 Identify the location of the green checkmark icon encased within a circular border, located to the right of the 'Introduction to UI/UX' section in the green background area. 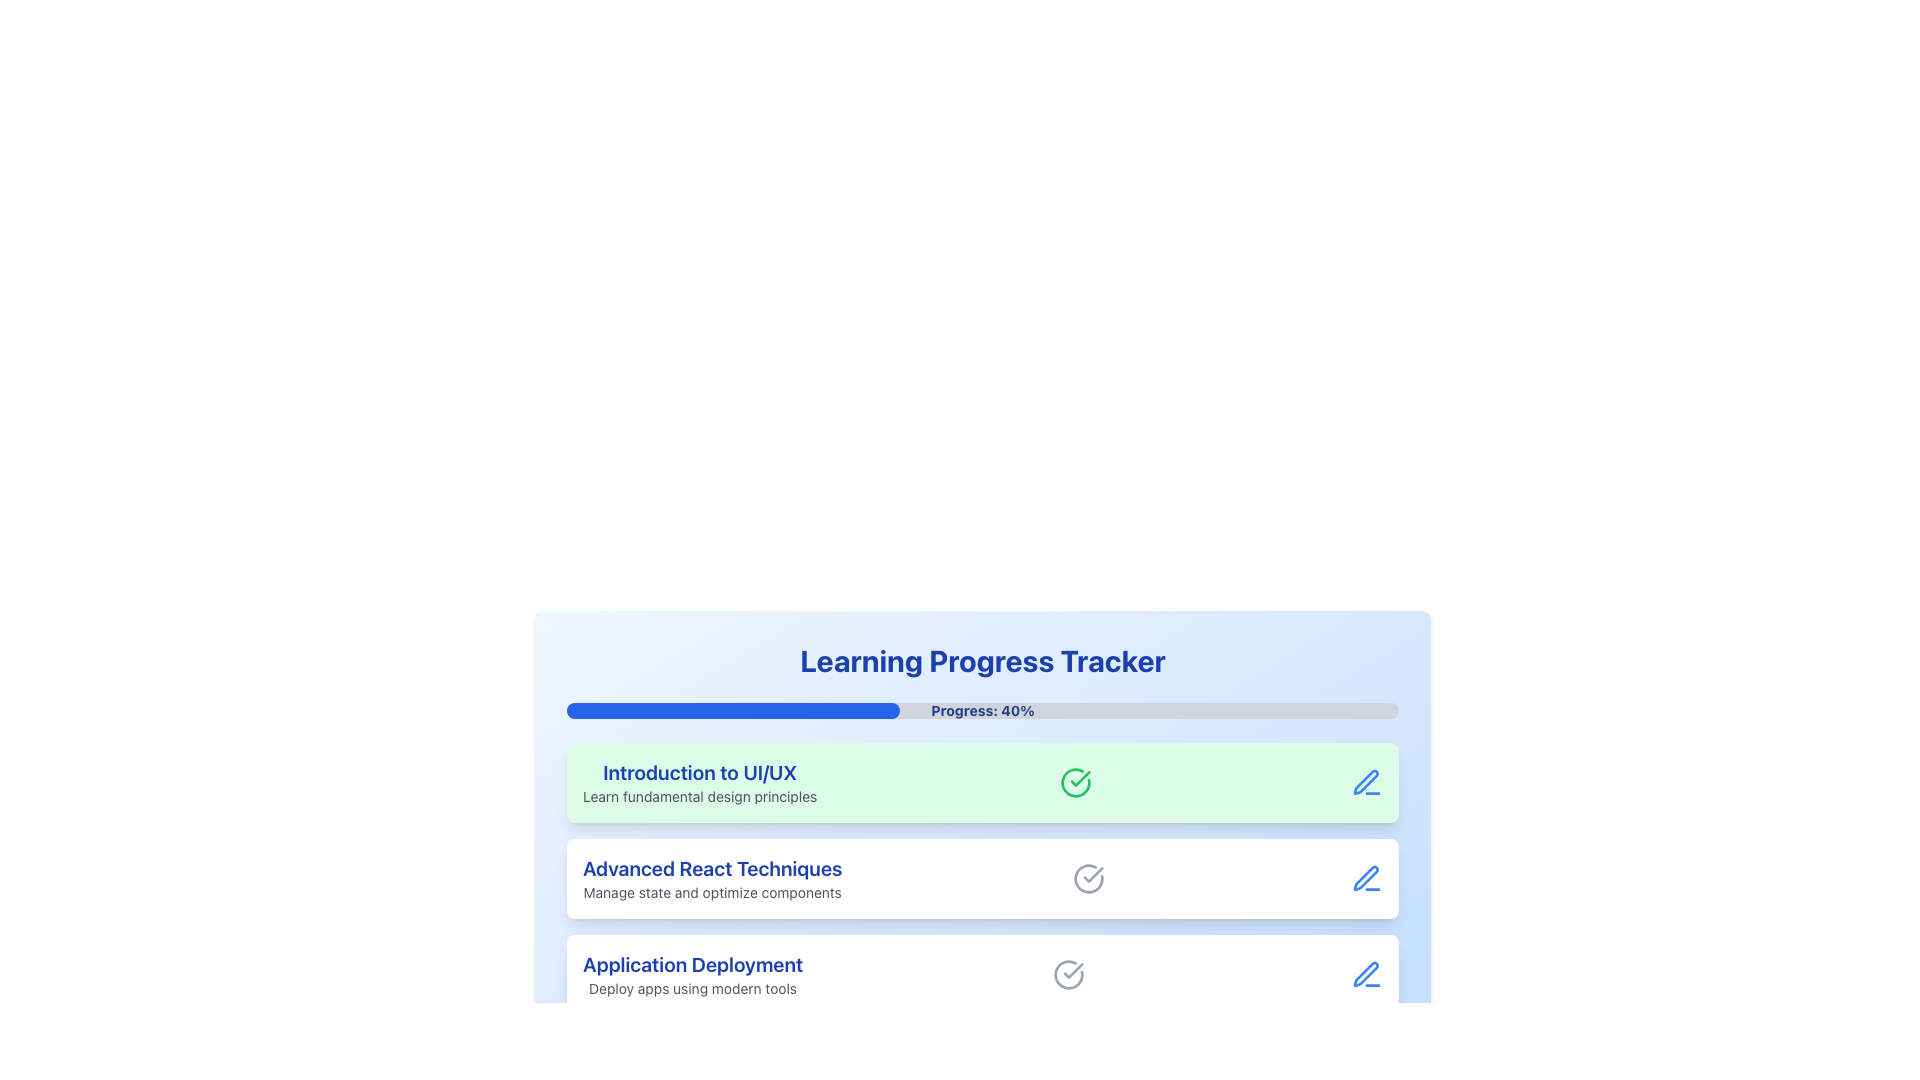
(1075, 782).